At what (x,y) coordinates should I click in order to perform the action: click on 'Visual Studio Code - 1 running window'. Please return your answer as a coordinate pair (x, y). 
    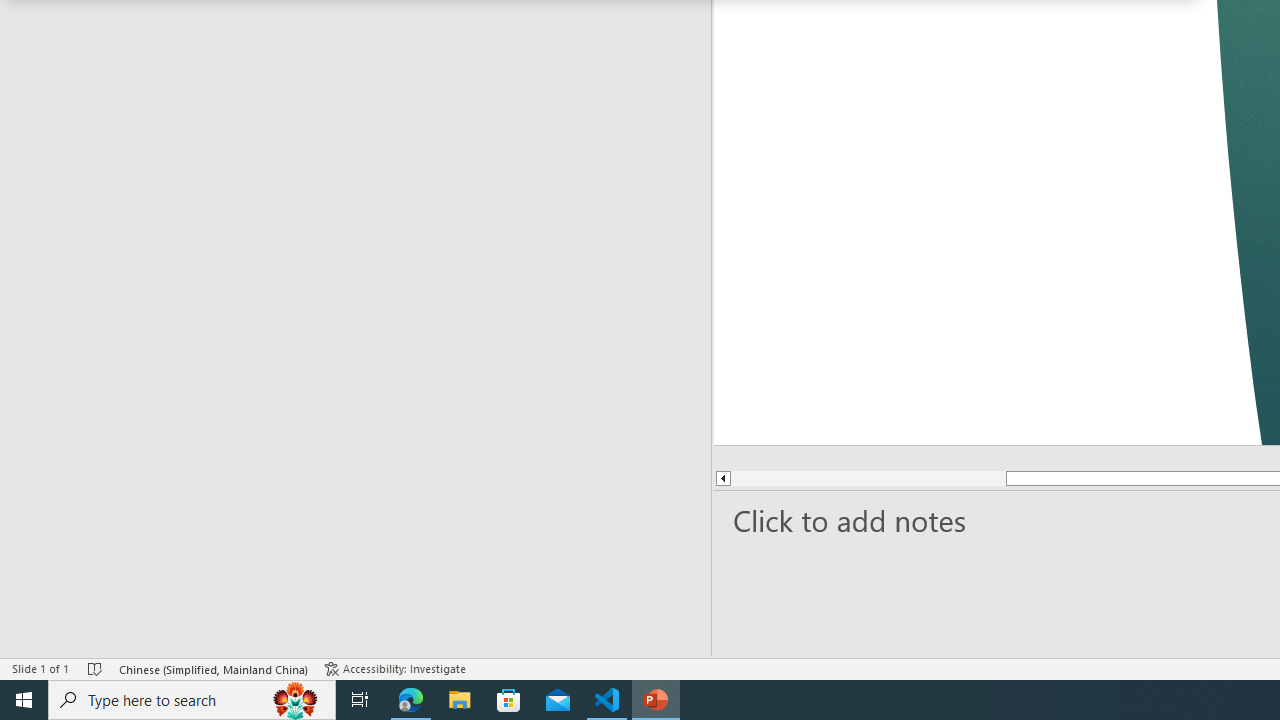
    Looking at the image, I should click on (606, 698).